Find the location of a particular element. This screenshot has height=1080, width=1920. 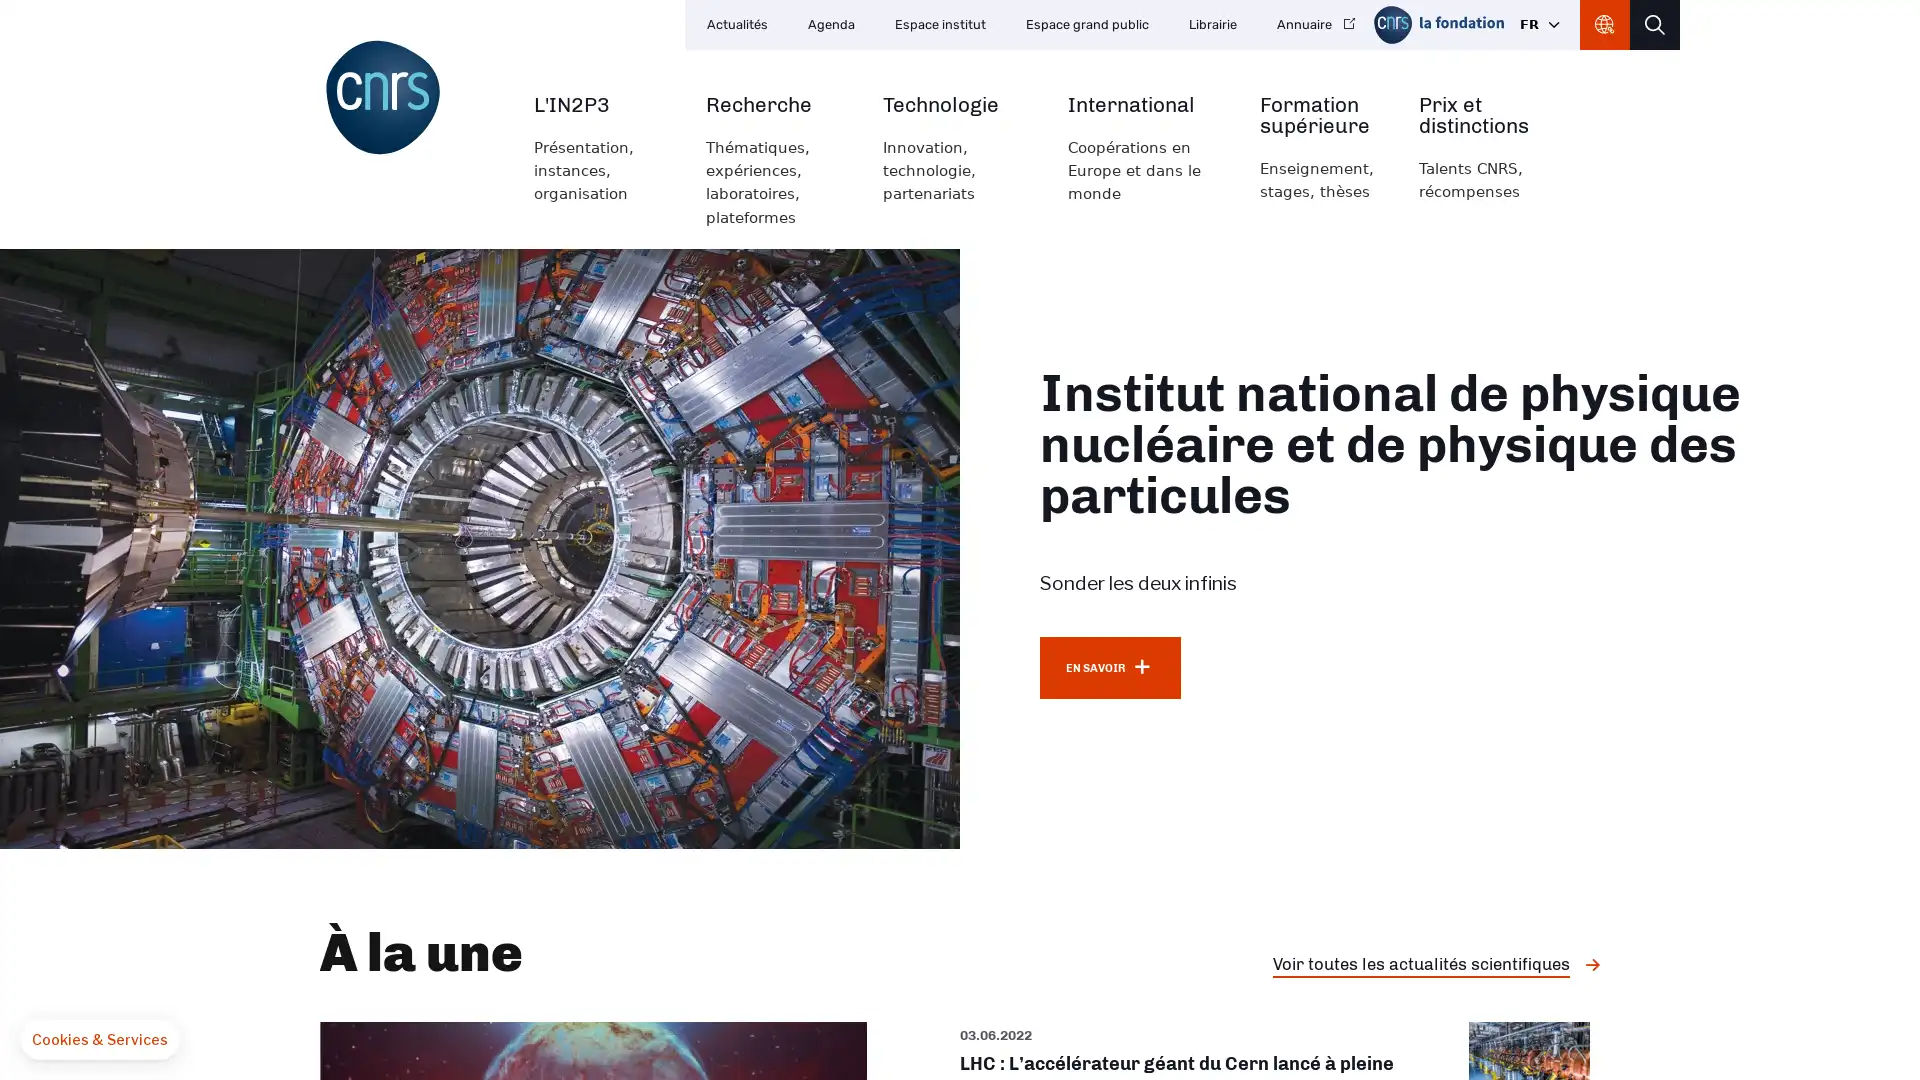

Fermer is located at coordinates (99, 1037).